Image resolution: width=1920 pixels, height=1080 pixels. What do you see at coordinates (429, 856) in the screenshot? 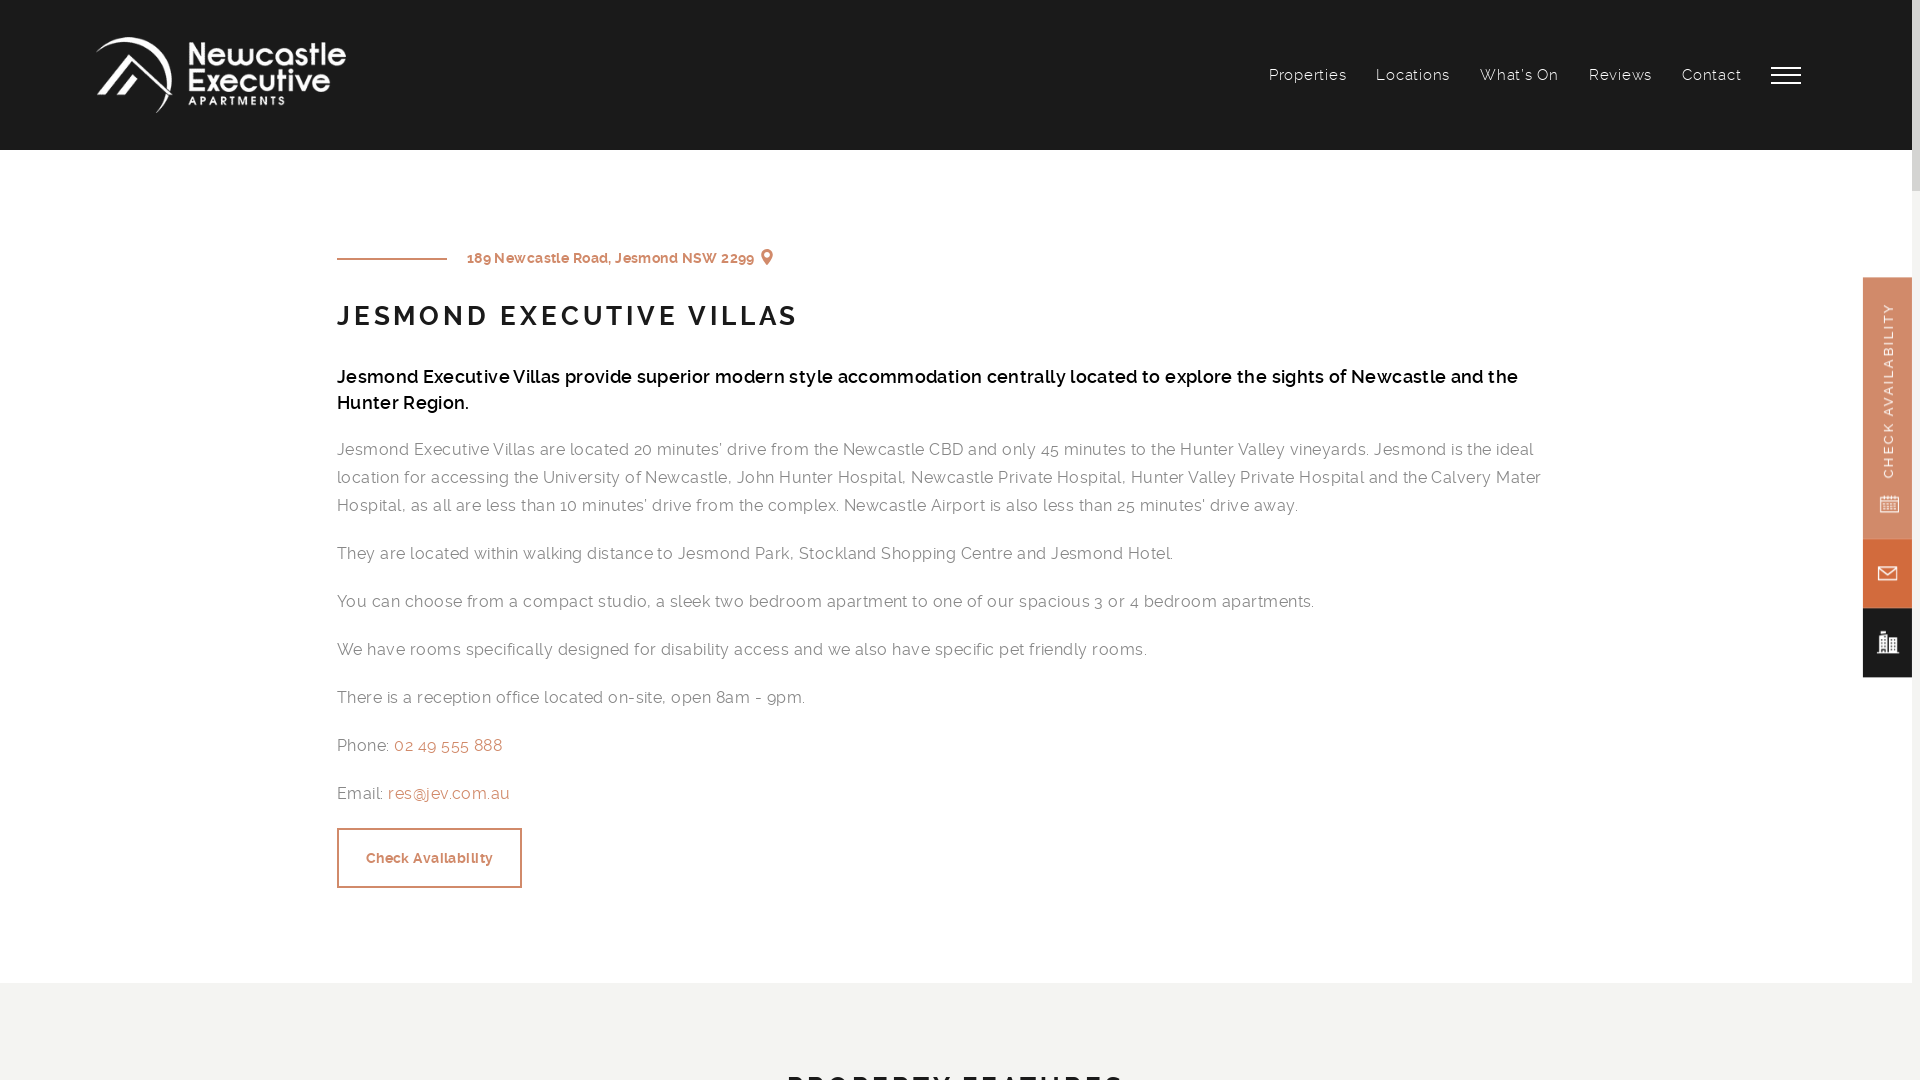
I see `'Check Availability'` at bounding box center [429, 856].